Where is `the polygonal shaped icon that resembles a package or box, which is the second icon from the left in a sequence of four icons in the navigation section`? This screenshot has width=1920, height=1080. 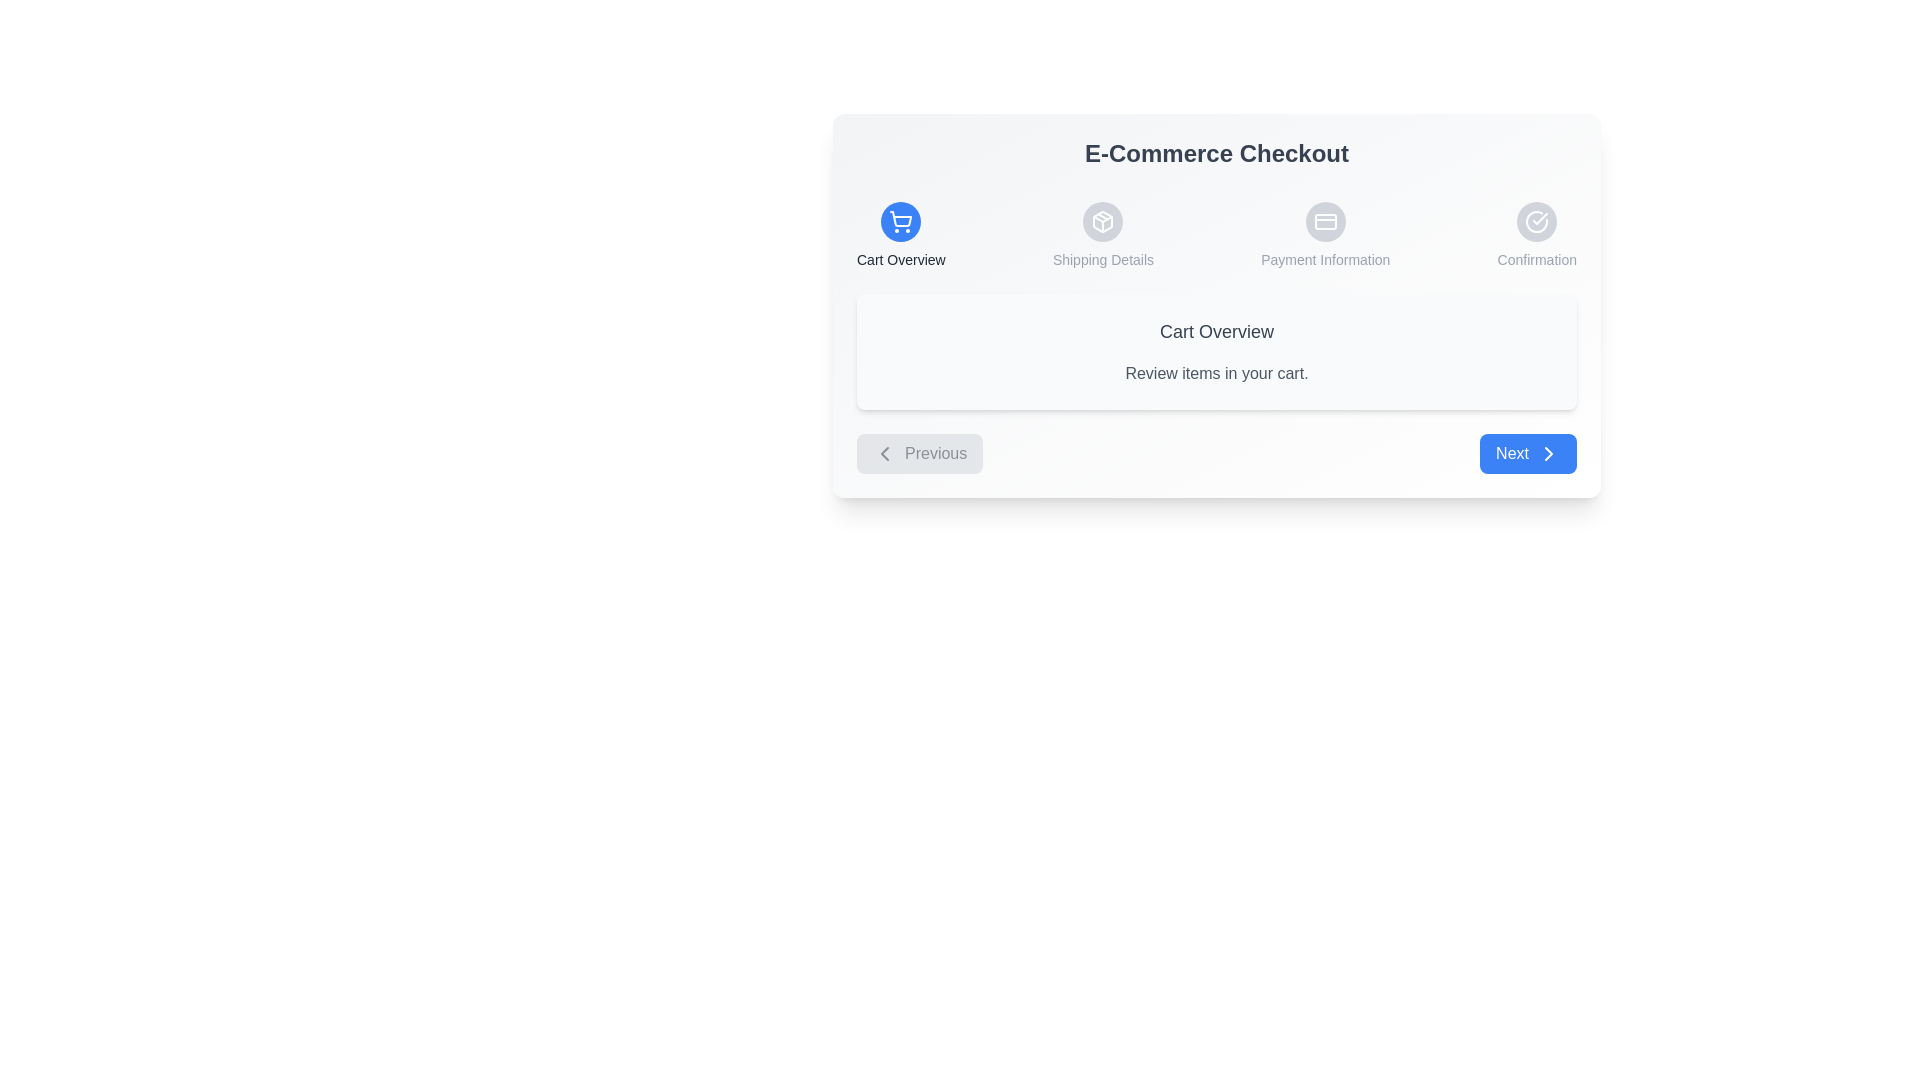 the polygonal shaped icon that resembles a package or box, which is the second icon from the left in a sequence of four icons in the navigation section is located at coordinates (1102, 222).